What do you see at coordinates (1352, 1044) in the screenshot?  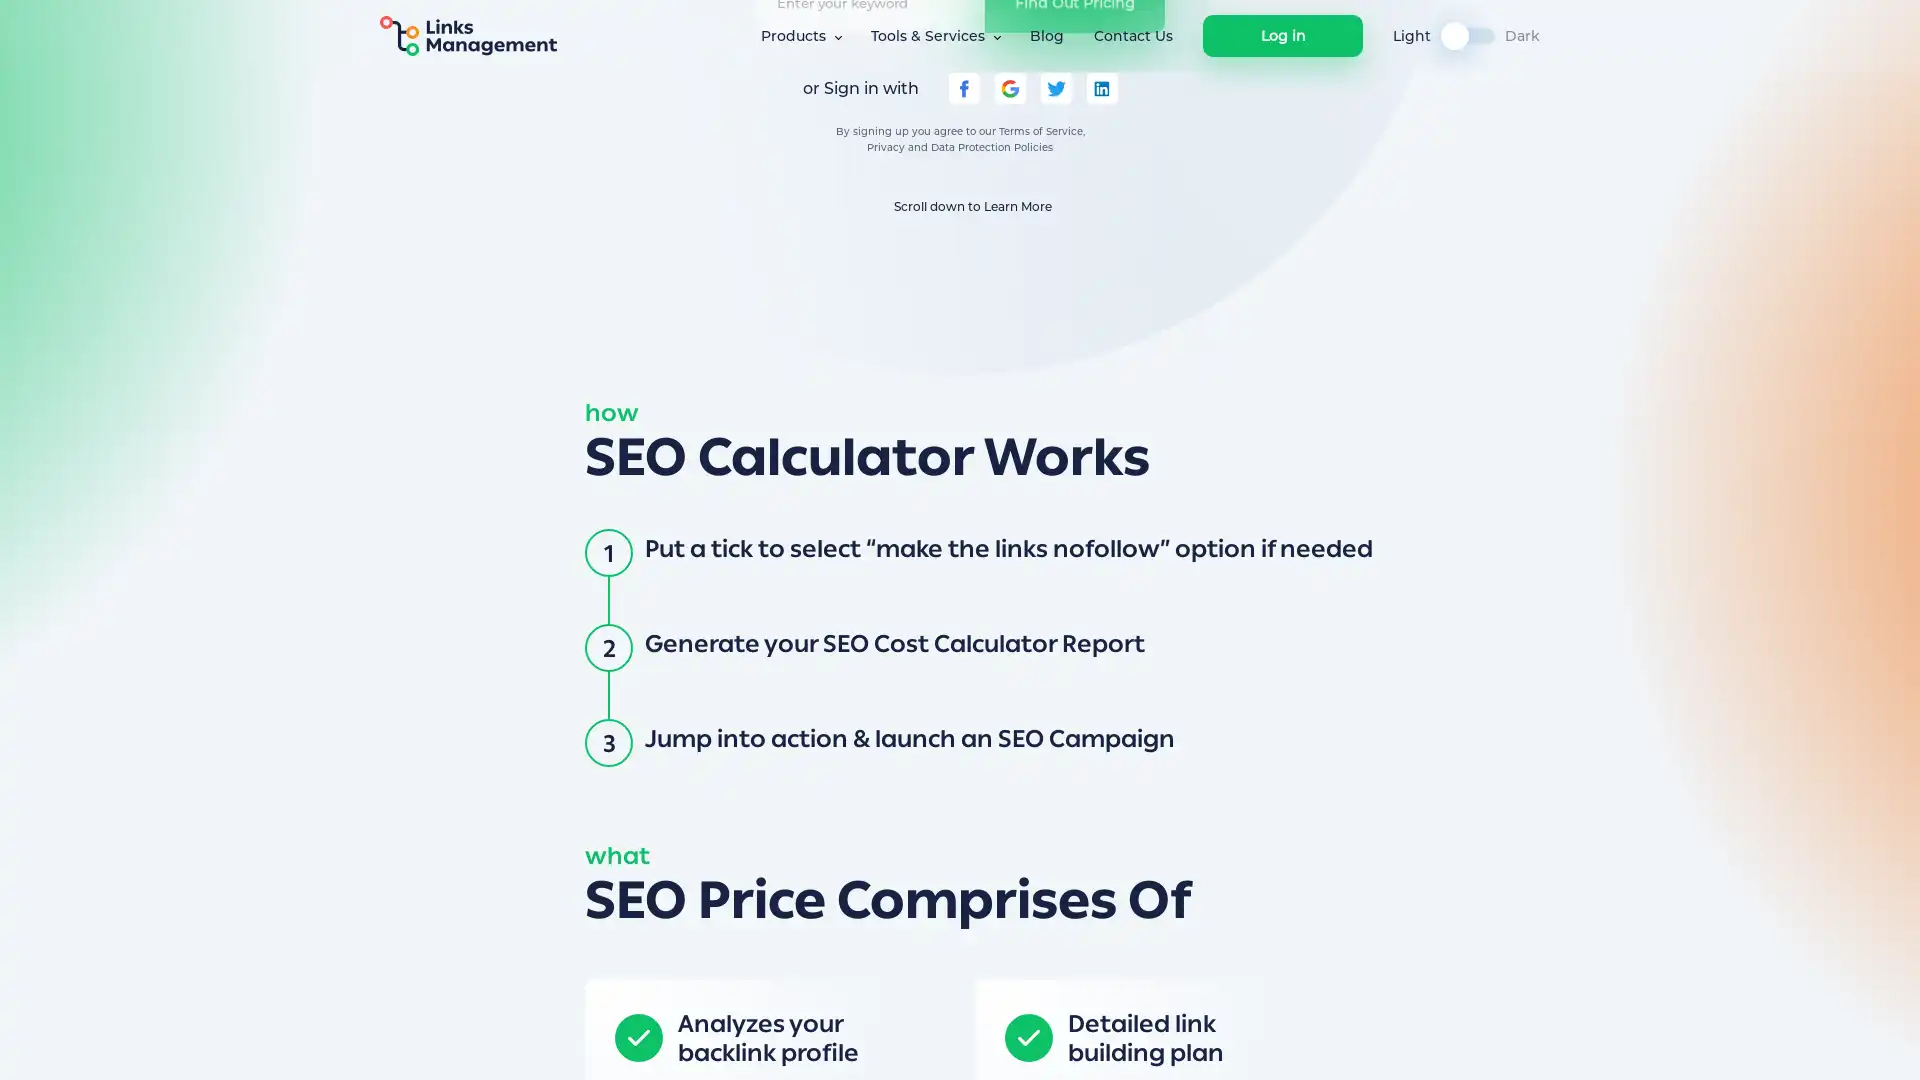 I see `Got It!` at bounding box center [1352, 1044].